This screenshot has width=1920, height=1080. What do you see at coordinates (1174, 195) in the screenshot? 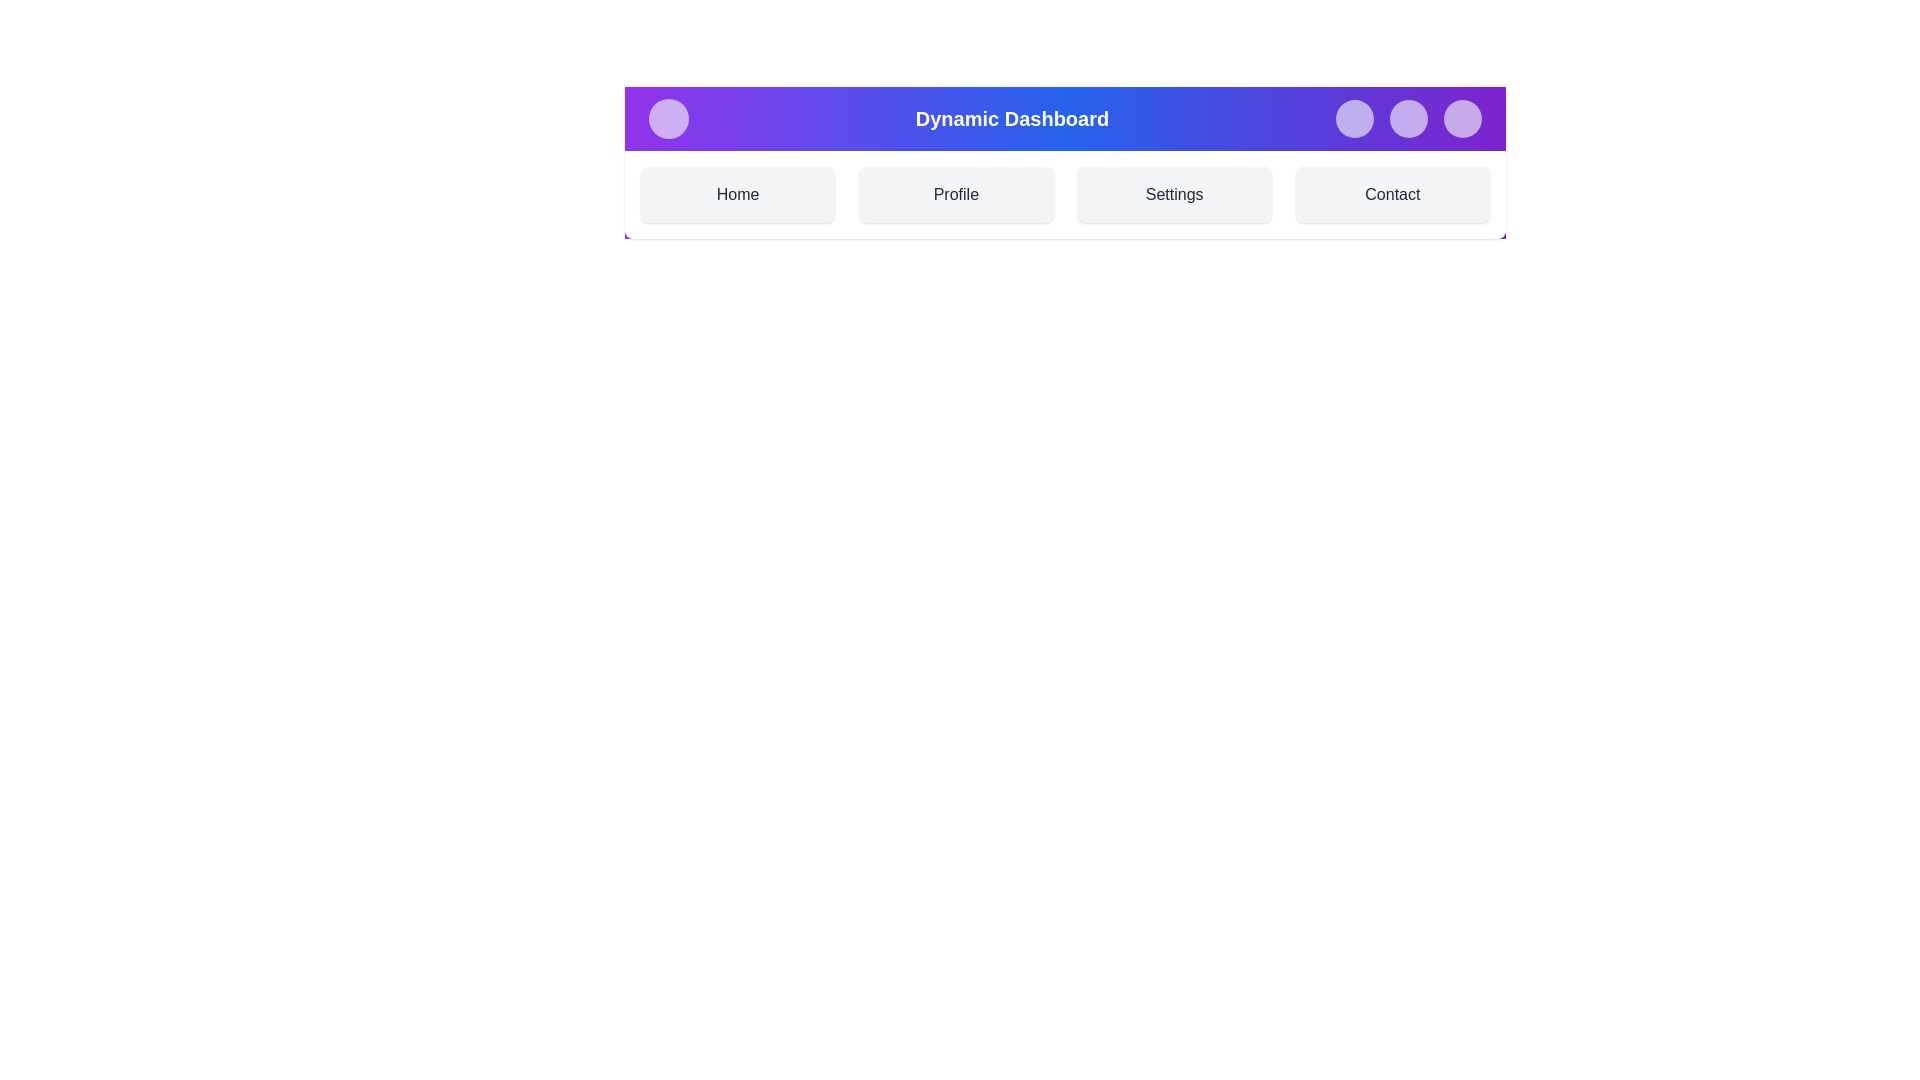
I see `the 'Settings' section of the component` at bounding box center [1174, 195].